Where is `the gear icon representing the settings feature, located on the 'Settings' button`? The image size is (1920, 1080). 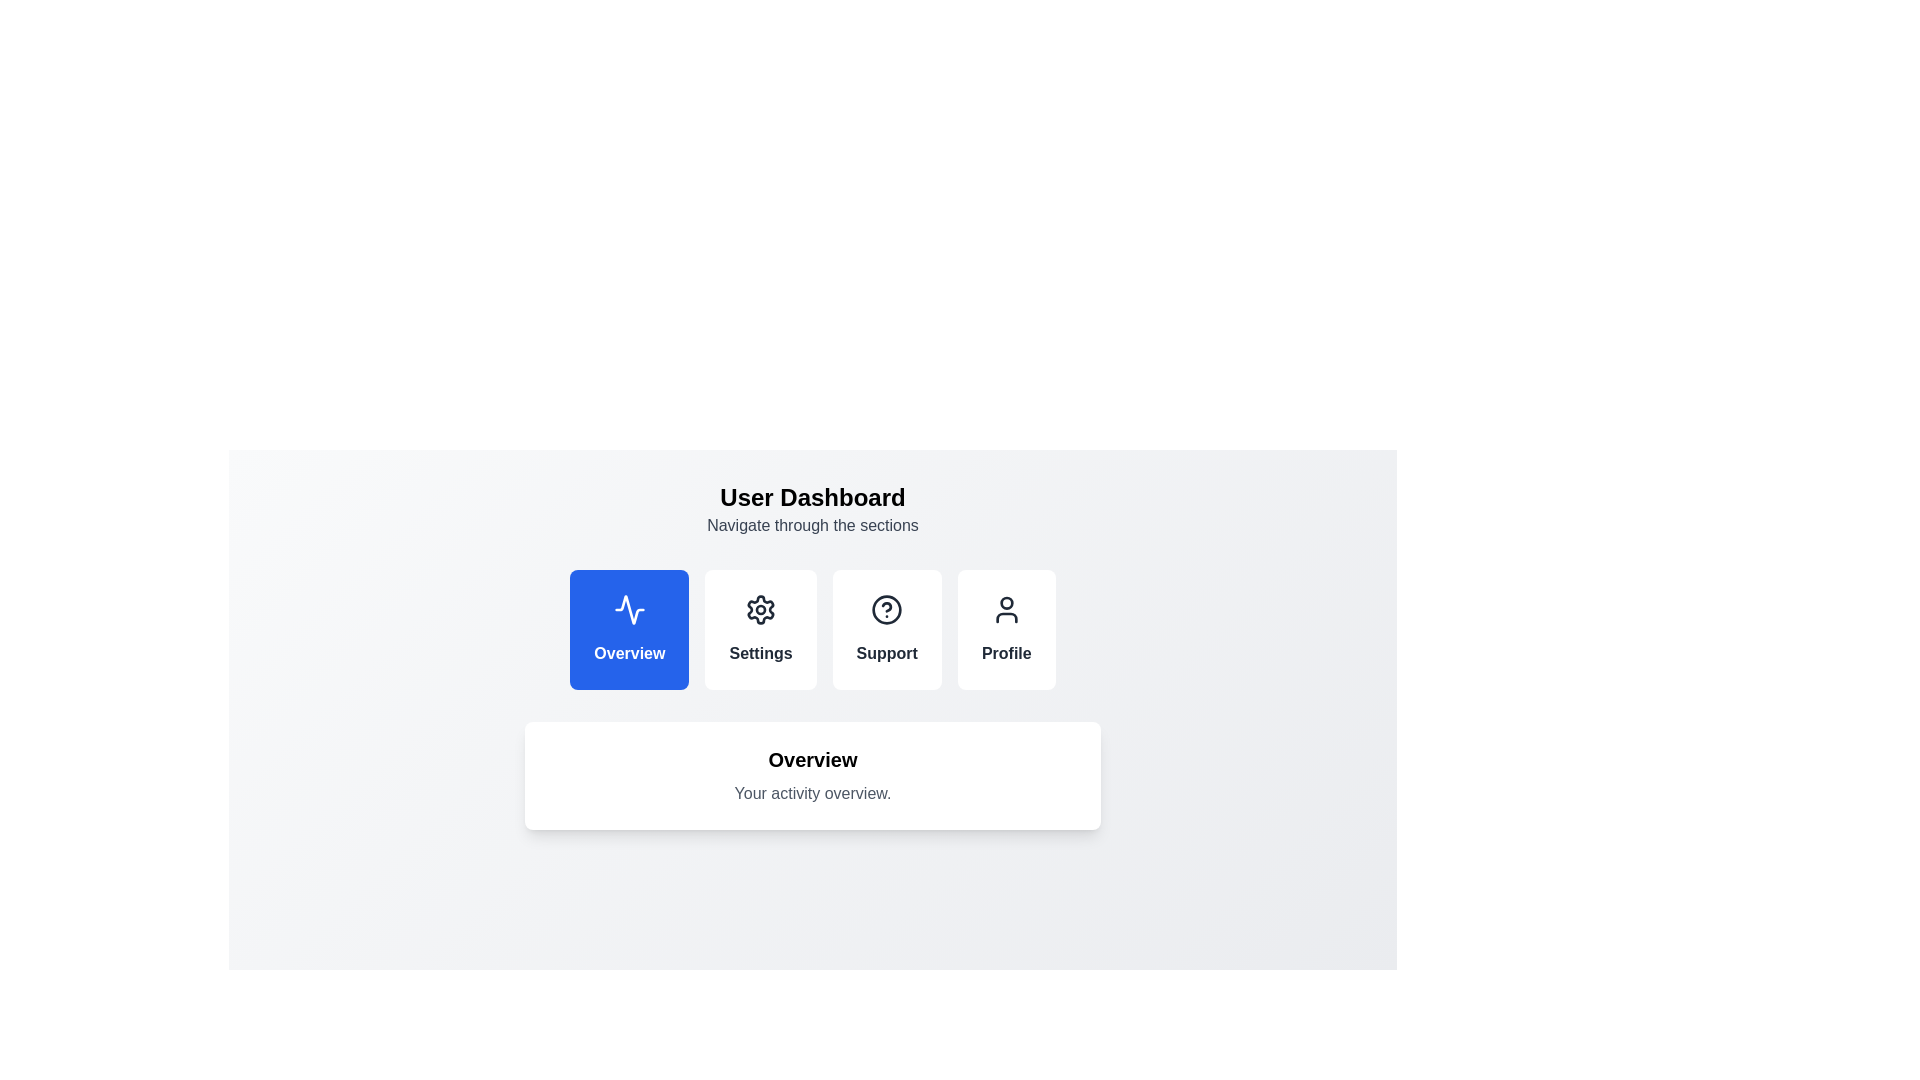
the gear icon representing the settings feature, located on the 'Settings' button is located at coordinates (760, 608).